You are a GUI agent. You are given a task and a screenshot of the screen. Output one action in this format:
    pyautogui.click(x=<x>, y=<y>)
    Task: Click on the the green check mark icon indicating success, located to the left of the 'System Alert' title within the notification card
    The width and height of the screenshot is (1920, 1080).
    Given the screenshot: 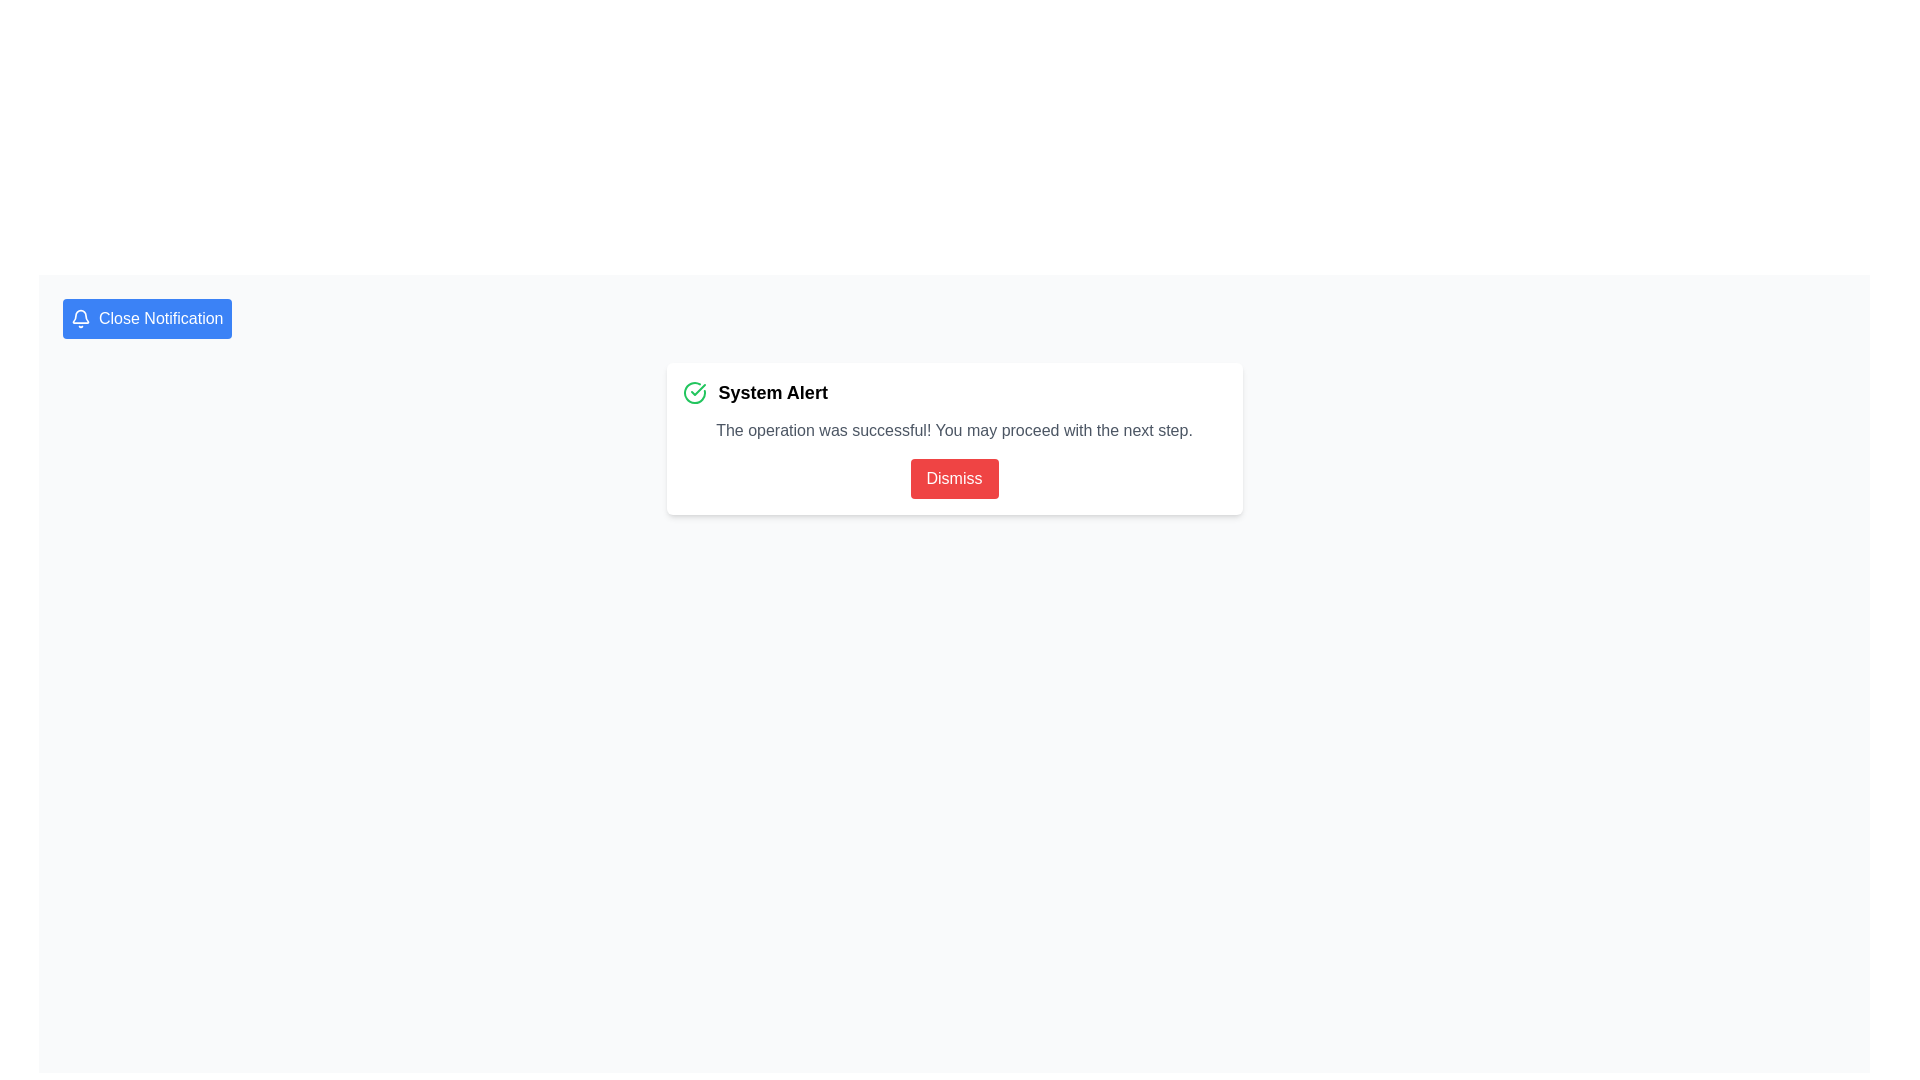 What is the action you would take?
    pyautogui.click(x=697, y=389)
    